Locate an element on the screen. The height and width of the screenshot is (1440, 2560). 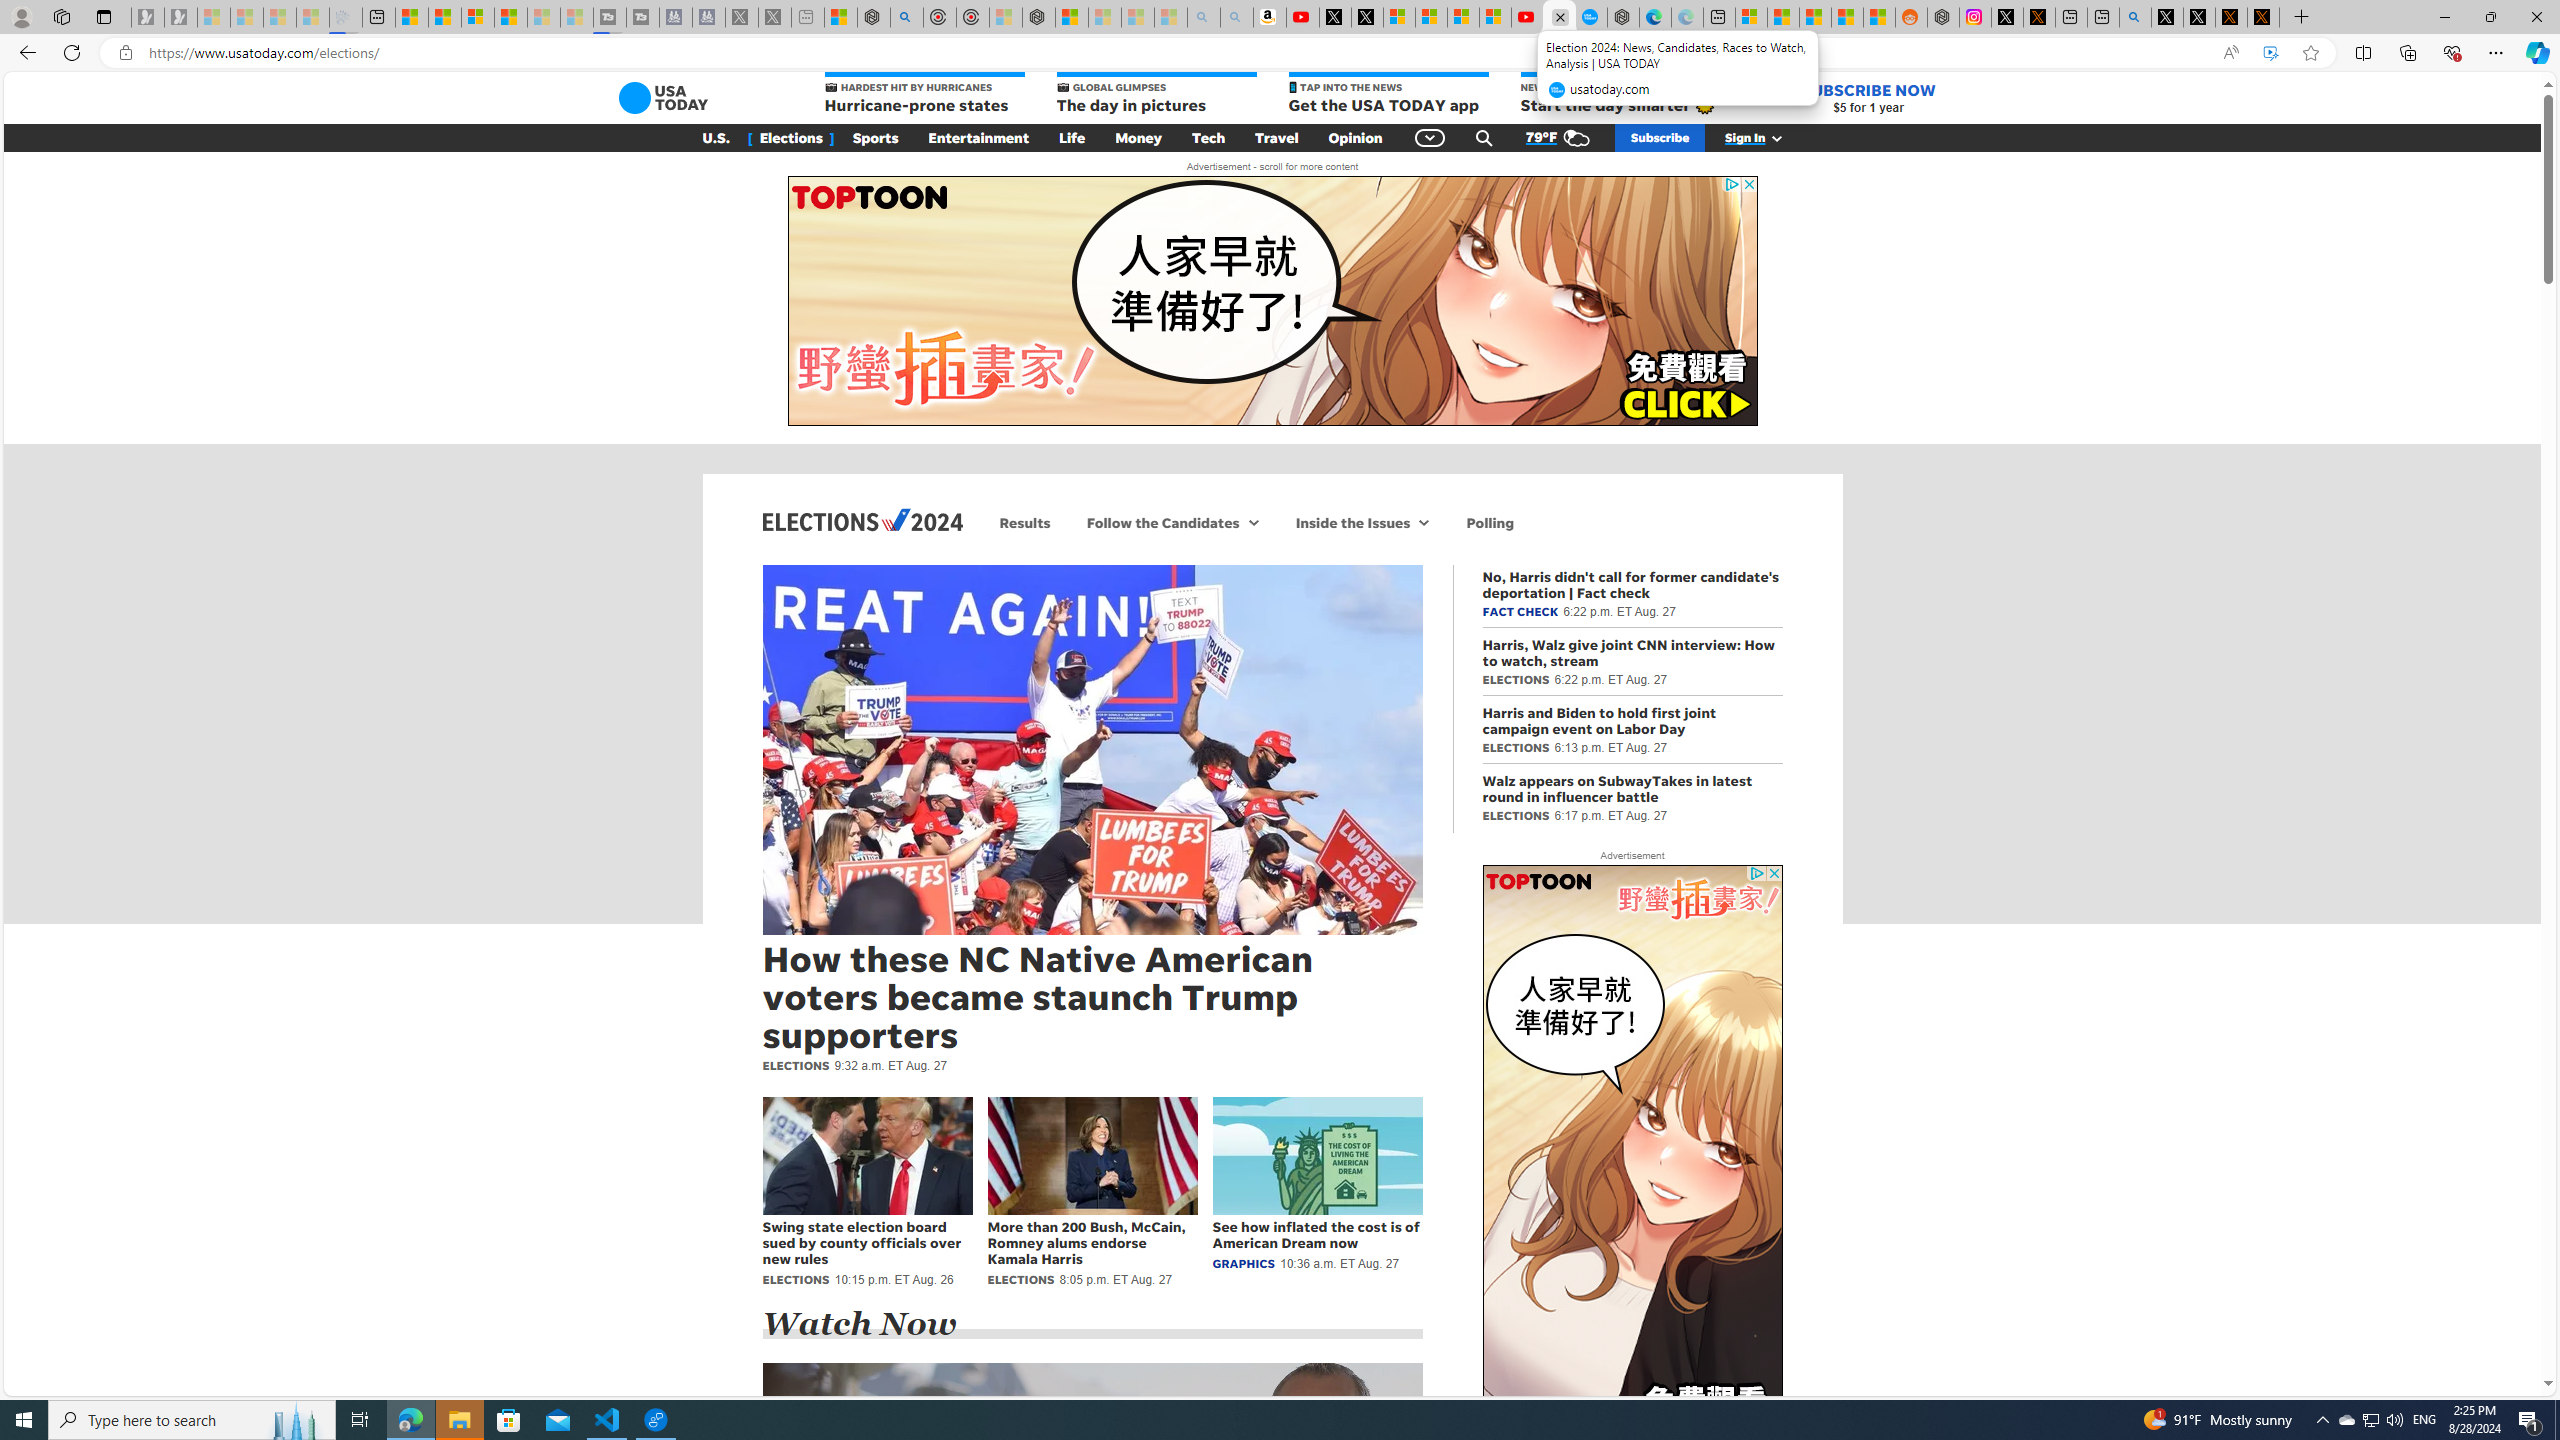
'Tech' is located at coordinates (1207, 137).